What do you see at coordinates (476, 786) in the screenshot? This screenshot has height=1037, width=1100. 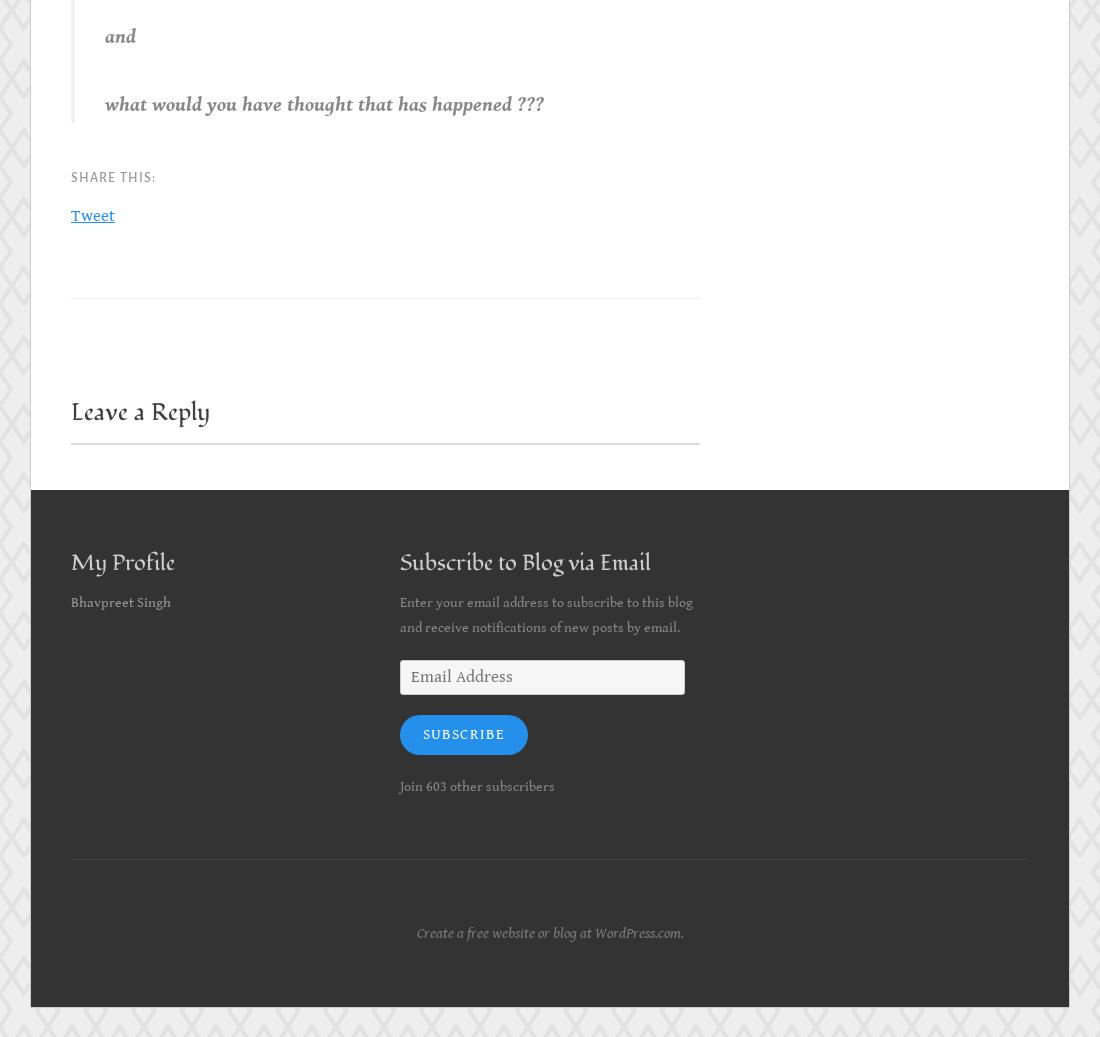 I see `'Join 603 other subscribers'` at bounding box center [476, 786].